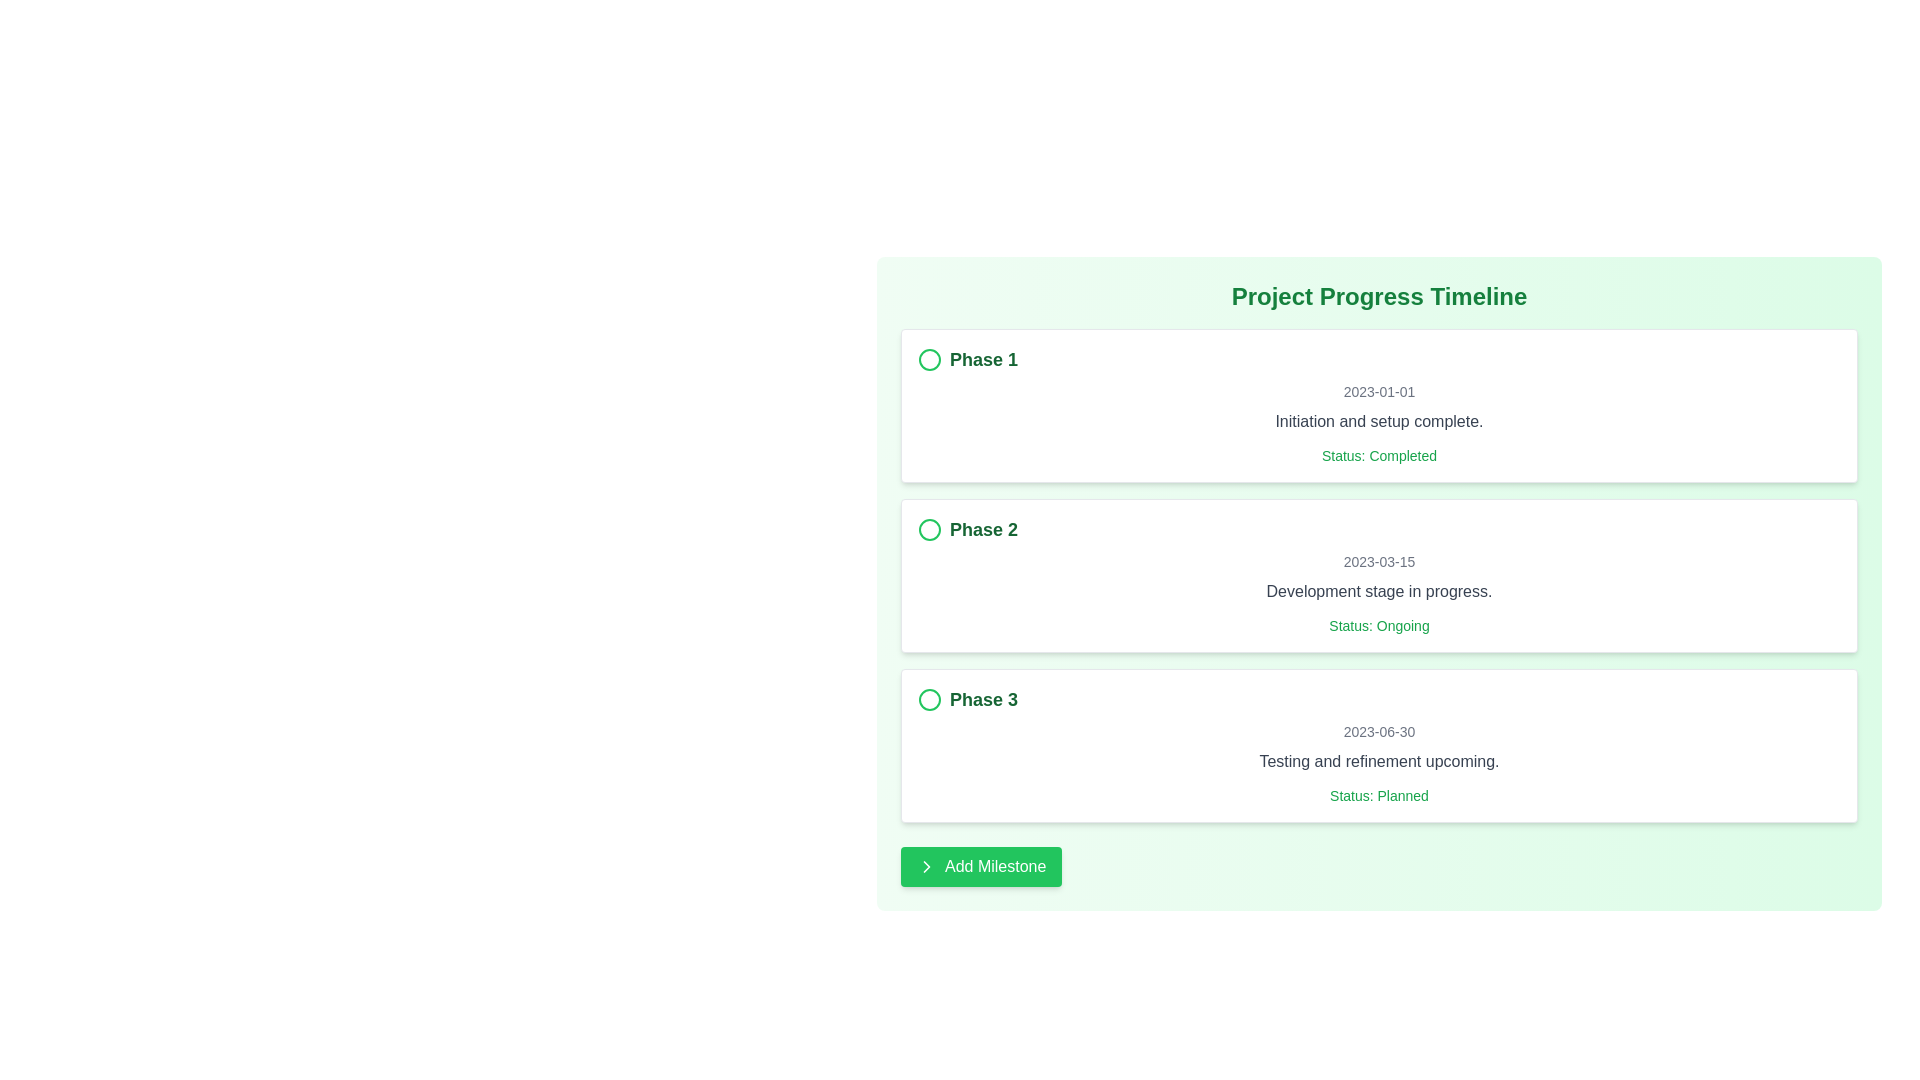 The image size is (1920, 1080). I want to click on the static text element displaying 'Development stage in progress.' which is positioned centrally within the white background card for 'Phase 2', located between the date '2023-03-15' and the status label 'Status: Ongoing', so click(1378, 590).